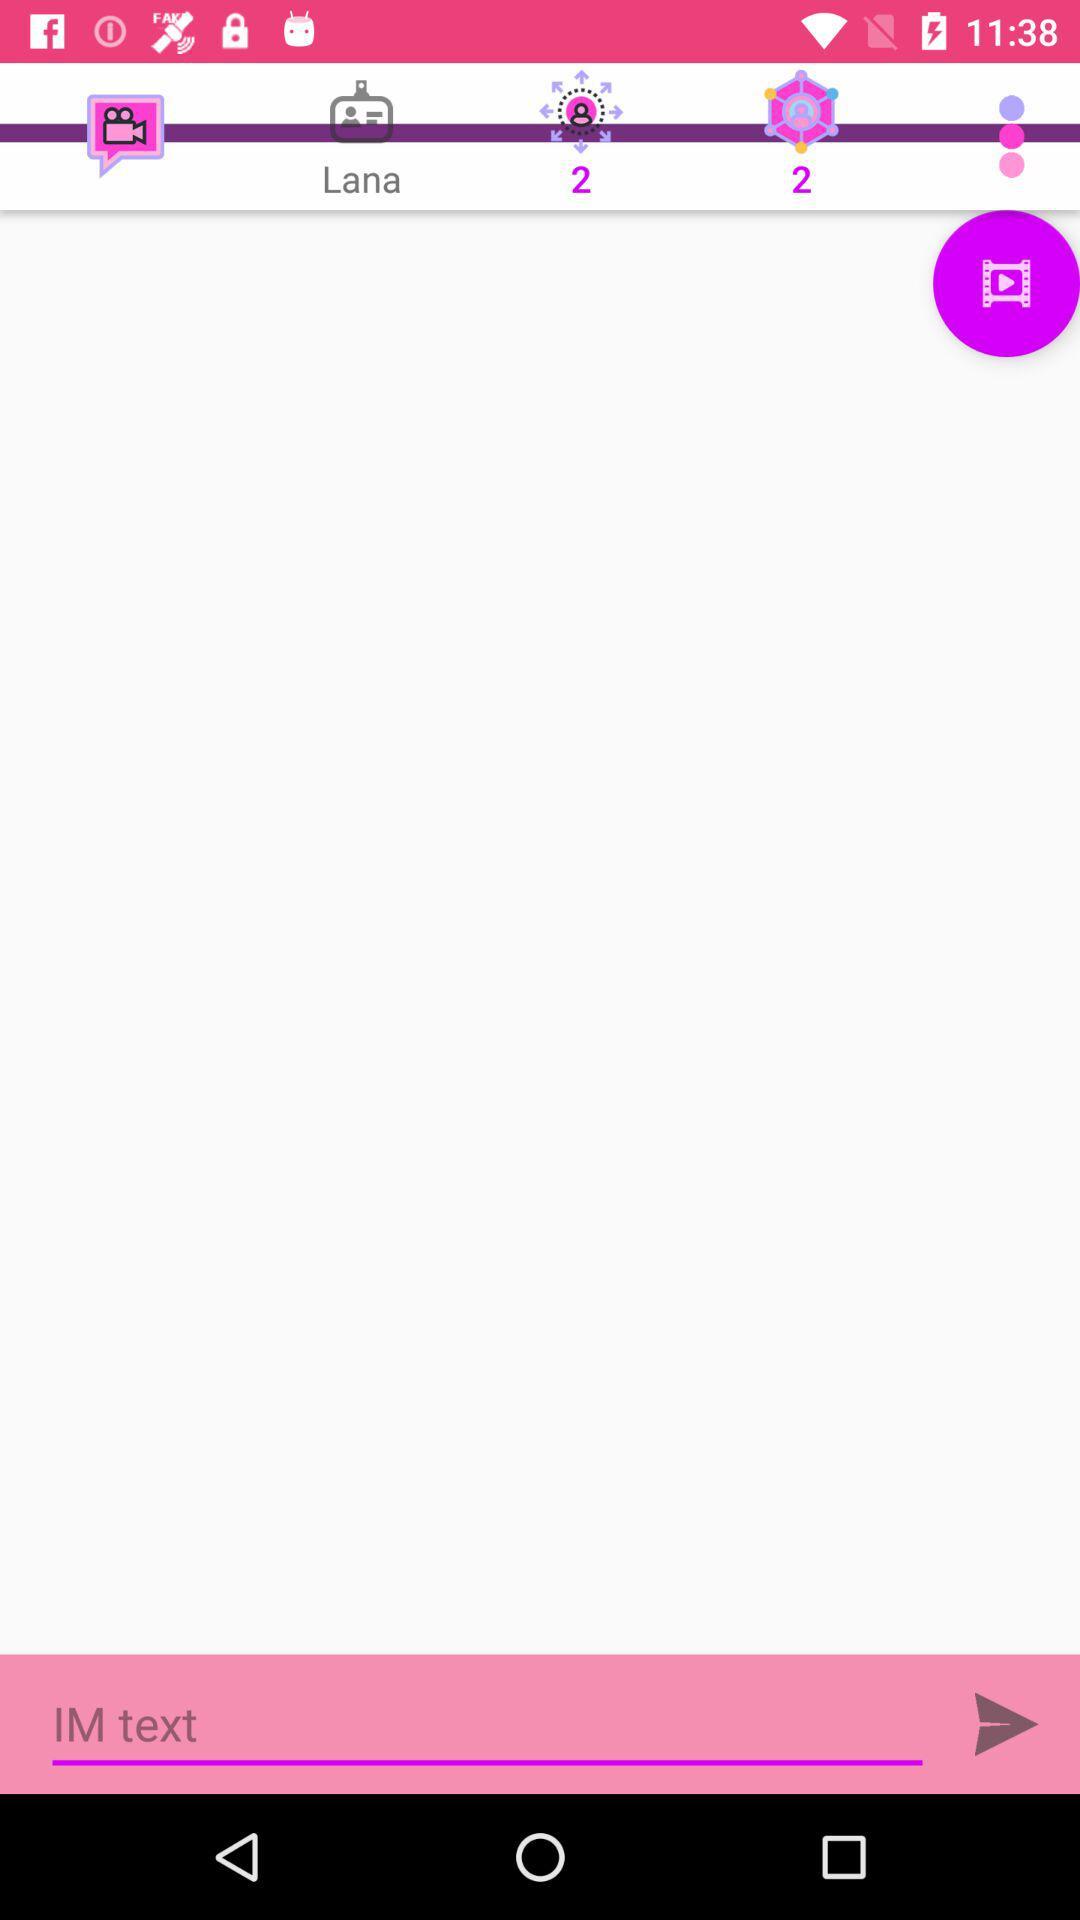  I want to click on the wallpaper icon, so click(1006, 282).